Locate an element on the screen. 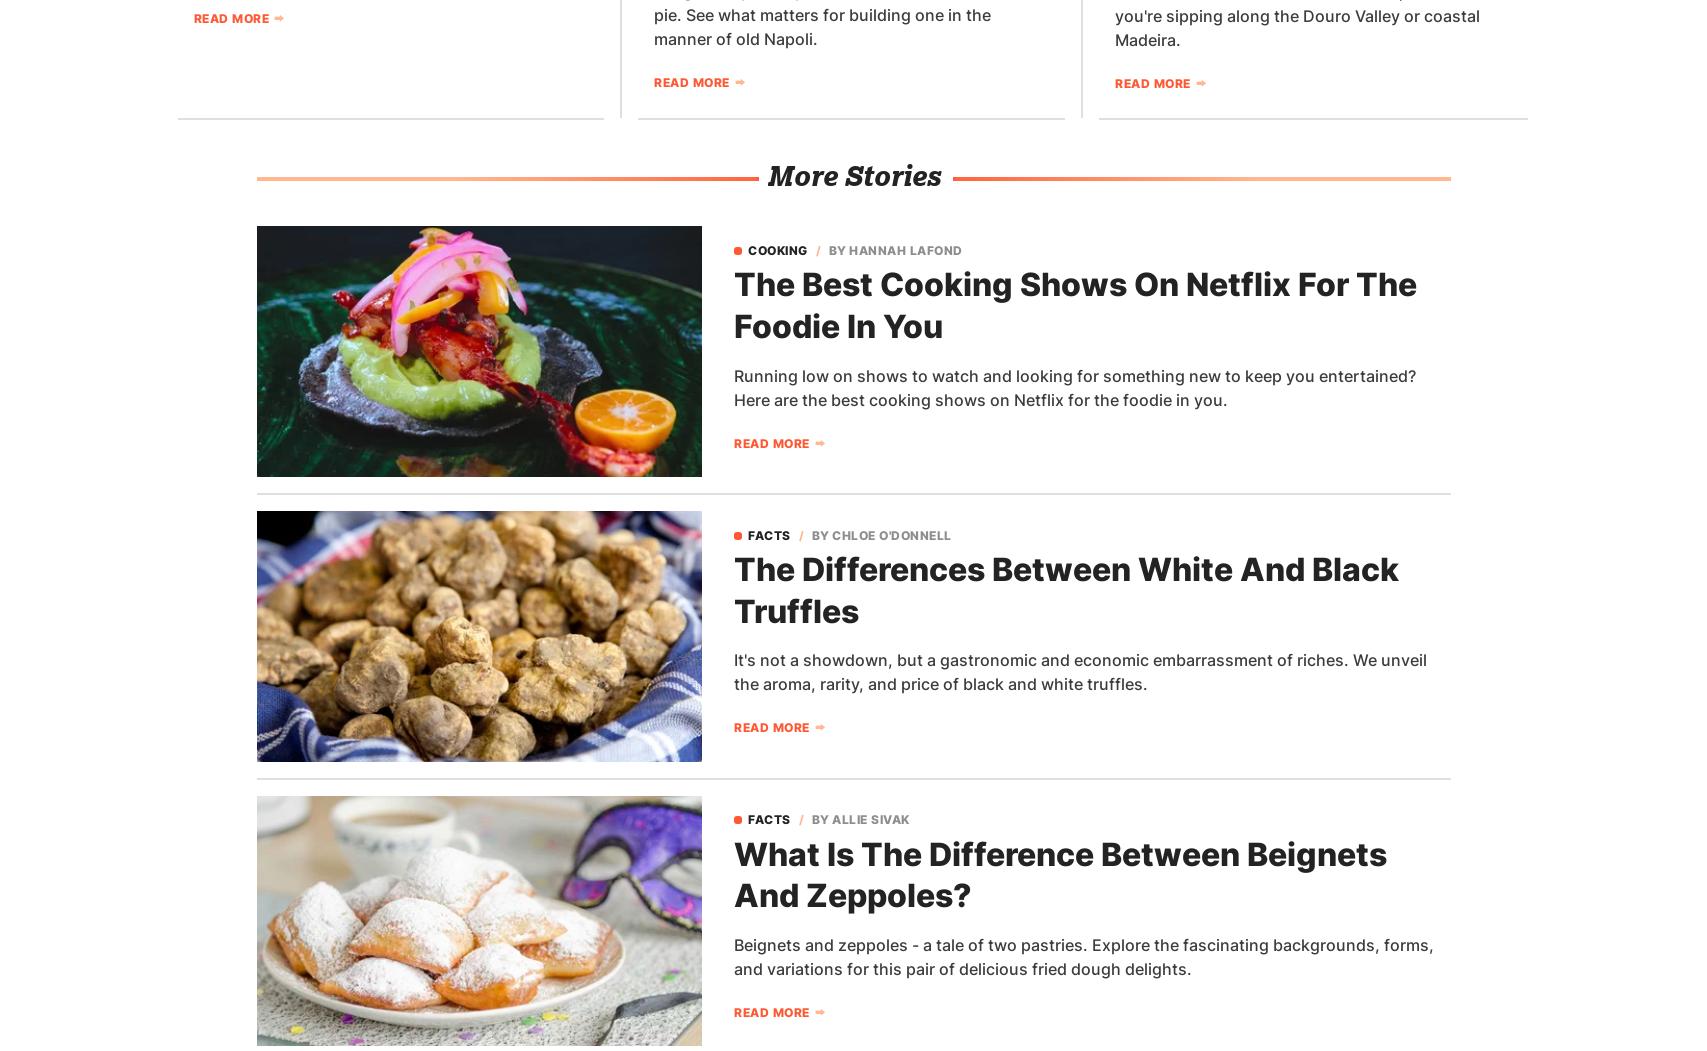 The image size is (1707, 1051). 'Chloe O'Donnell' is located at coordinates (831, 533).